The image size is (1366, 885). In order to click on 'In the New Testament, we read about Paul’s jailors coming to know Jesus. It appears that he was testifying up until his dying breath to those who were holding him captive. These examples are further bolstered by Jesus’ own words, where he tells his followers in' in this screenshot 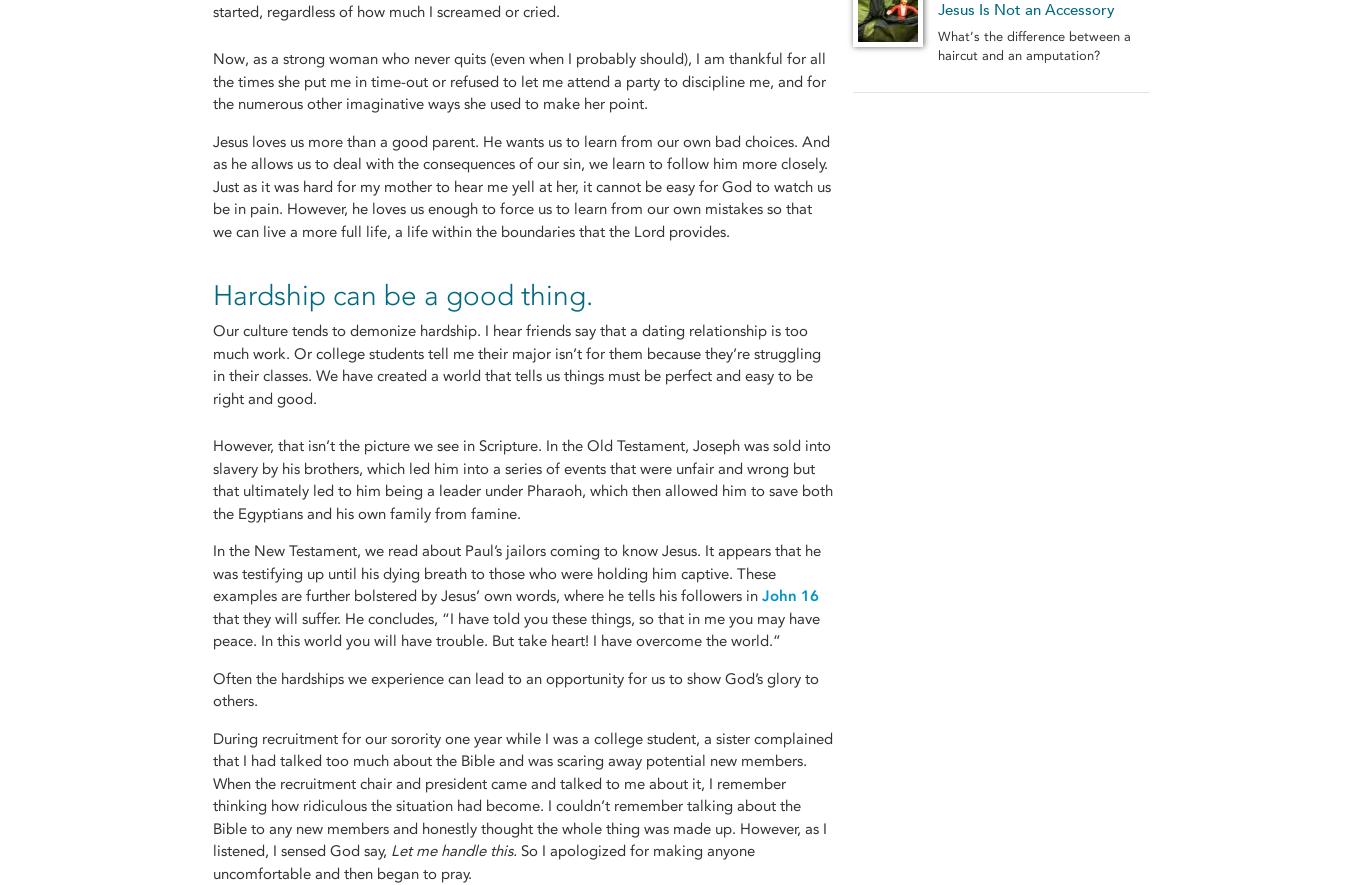, I will do `click(517, 573)`.